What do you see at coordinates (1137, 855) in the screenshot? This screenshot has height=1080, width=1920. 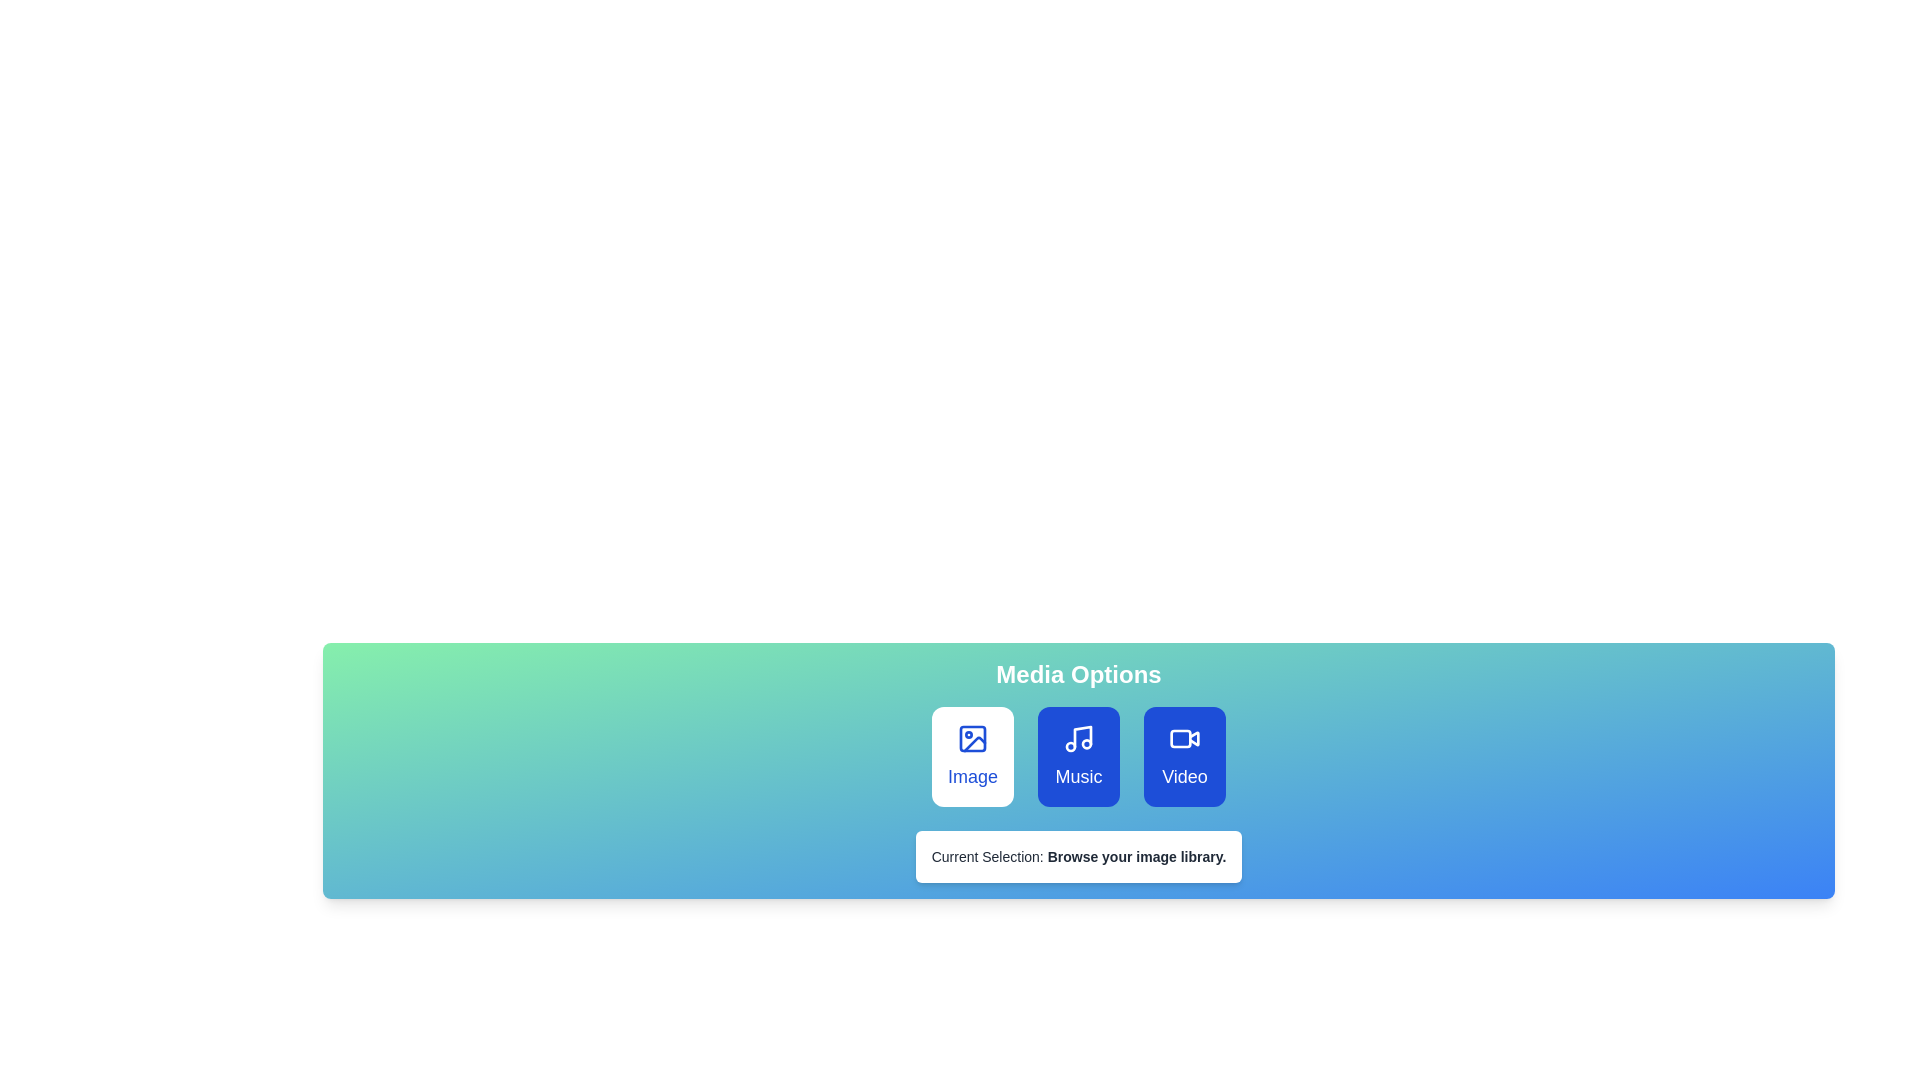 I see `the non-interactive text label that describes the ability to browse the image library, located at the bottom area of the interface beneath selectable media options` at bounding box center [1137, 855].